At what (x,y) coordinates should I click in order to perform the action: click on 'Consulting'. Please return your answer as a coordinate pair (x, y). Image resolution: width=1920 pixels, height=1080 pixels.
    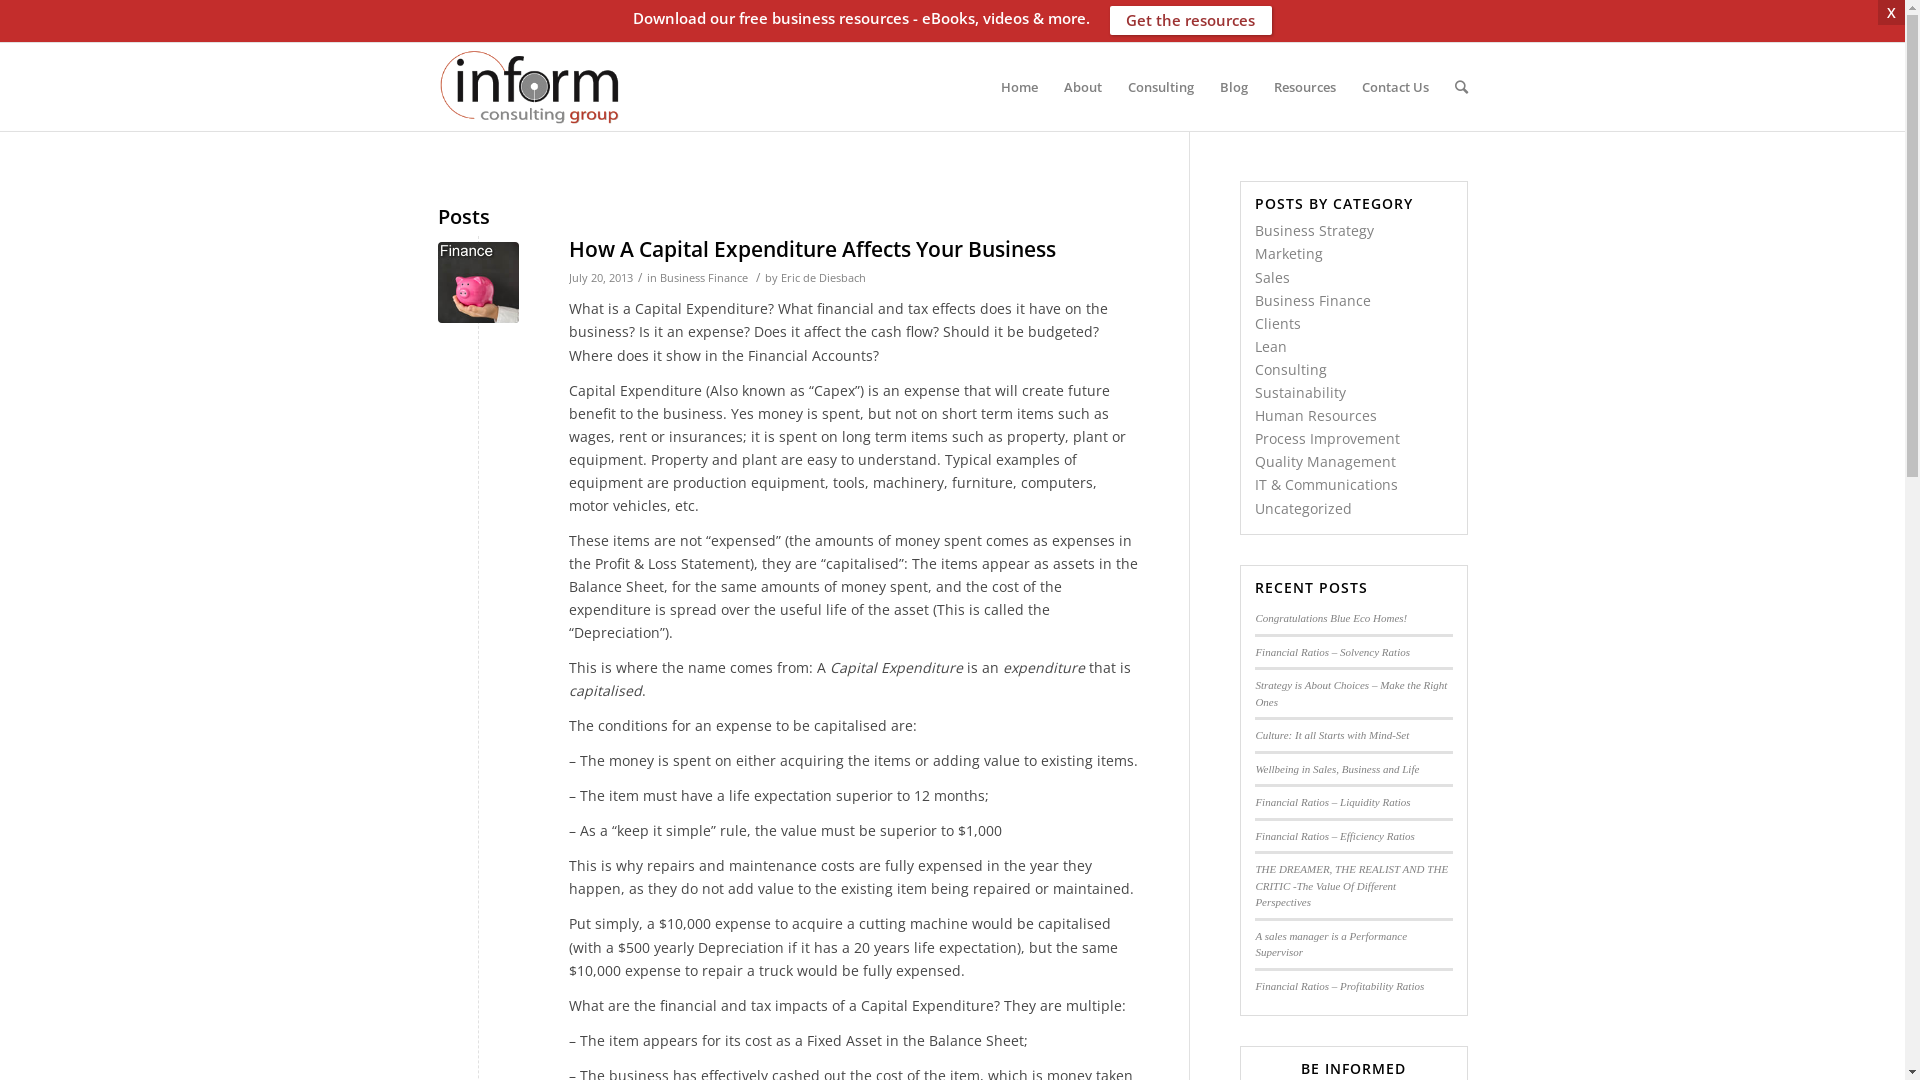
    Looking at the image, I should click on (1160, 86).